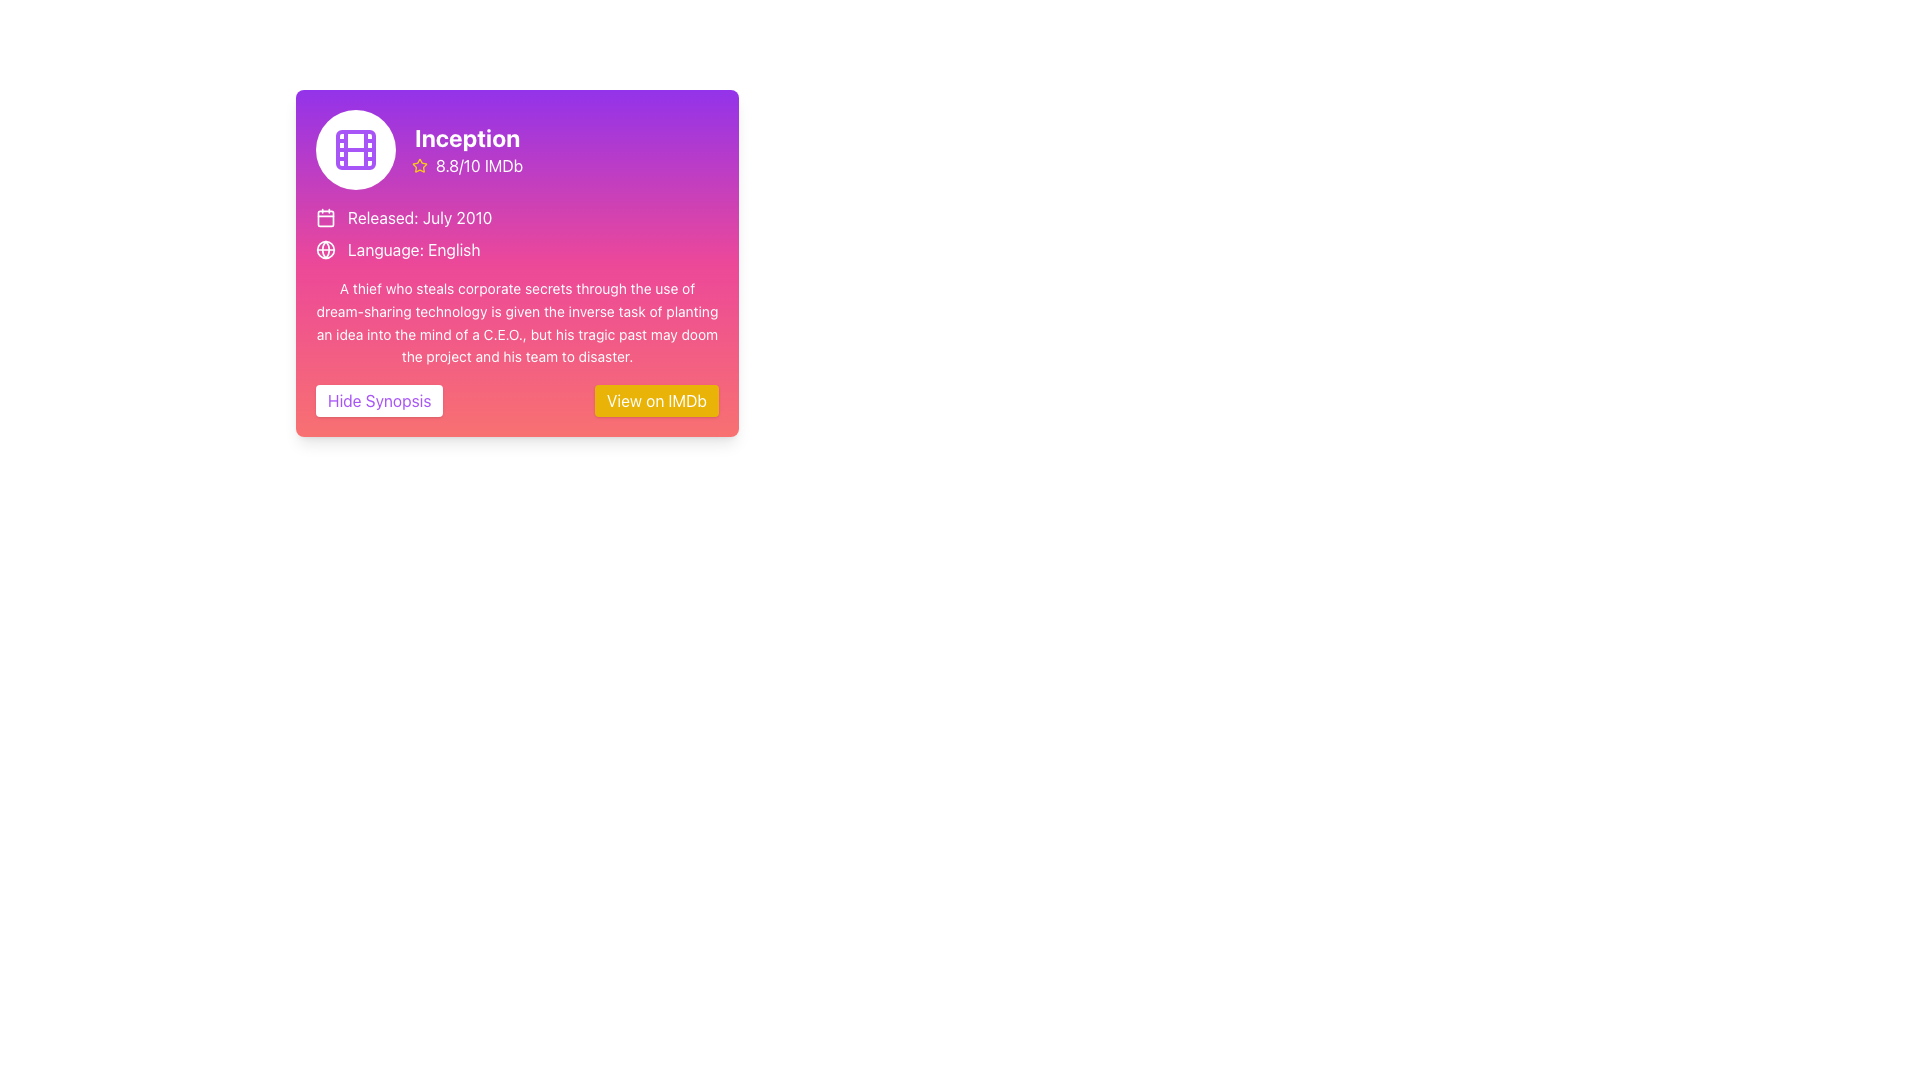  Describe the element at coordinates (379, 401) in the screenshot. I see `the rectangular button labeled 'Hide Synopsis' in purple to hide the synopsis` at that location.